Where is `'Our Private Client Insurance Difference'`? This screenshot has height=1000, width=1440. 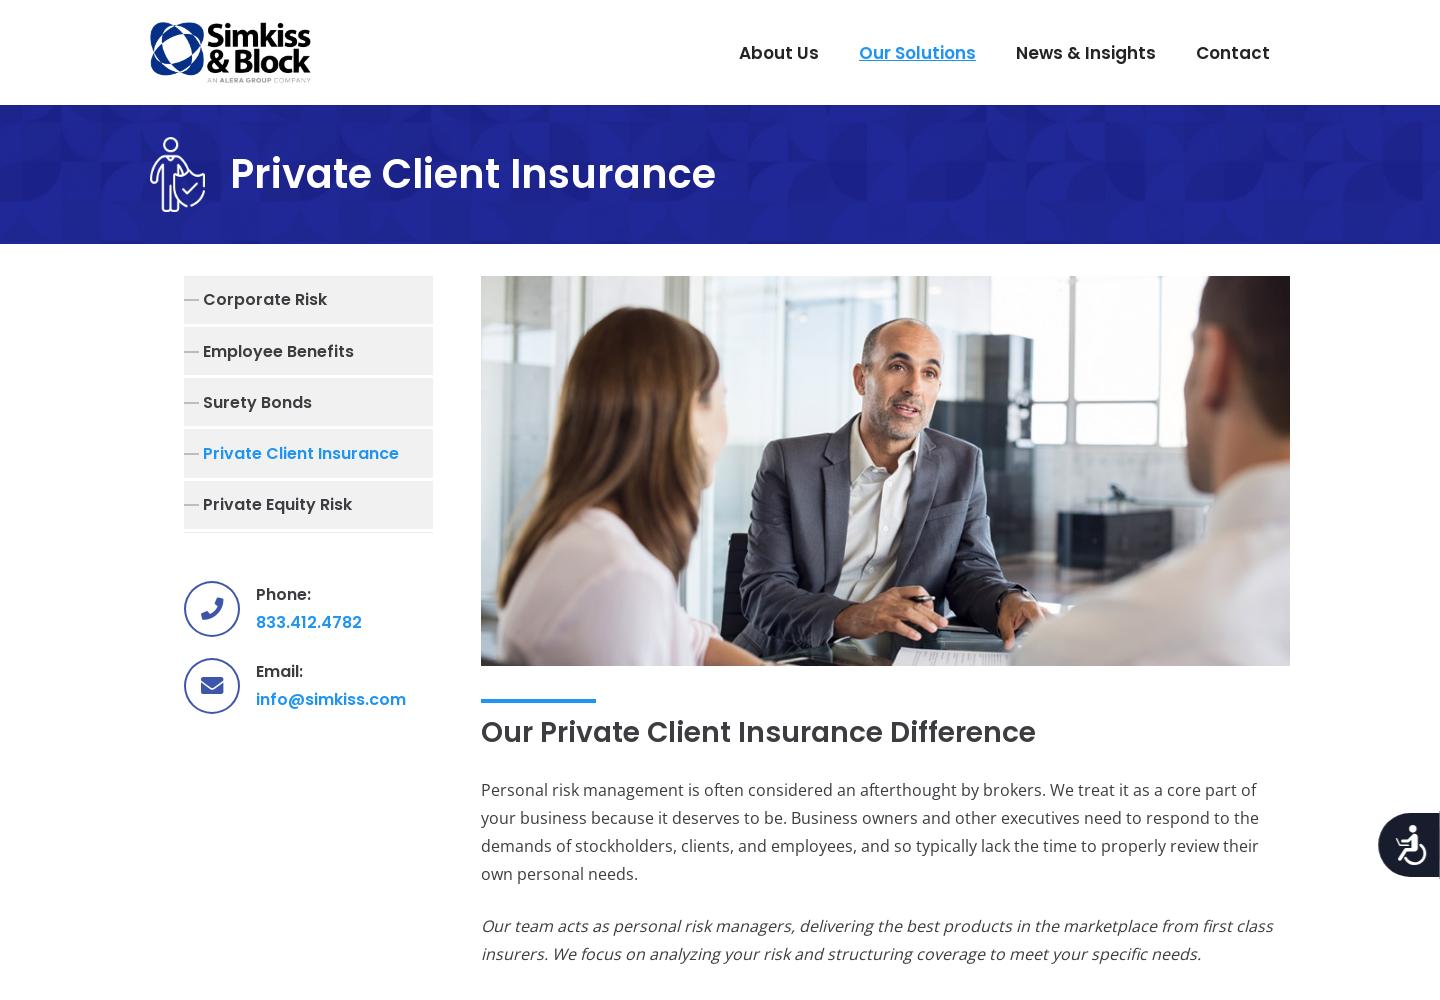 'Our Private Client Insurance Difference' is located at coordinates (756, 731).